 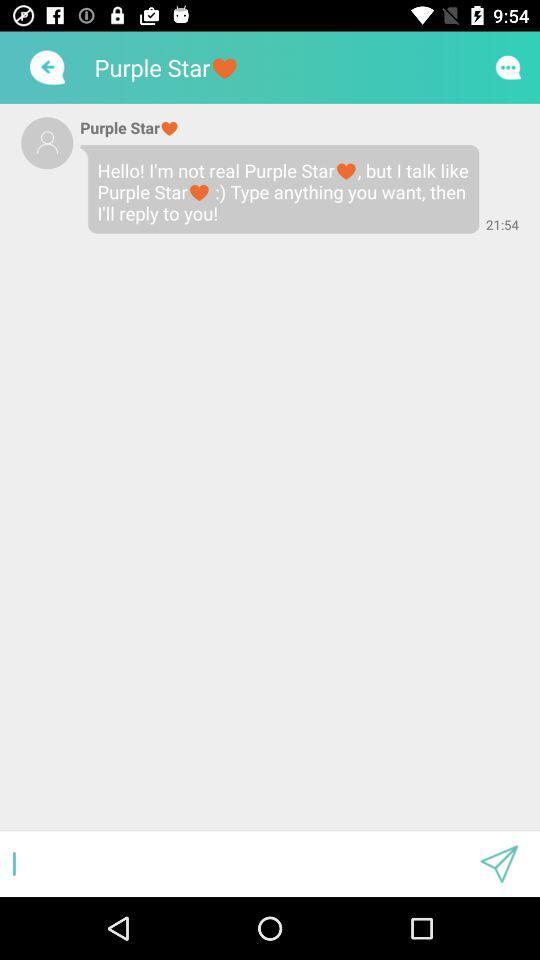 I want to click on the arrow_backward icon, so click(x=45, y=67).